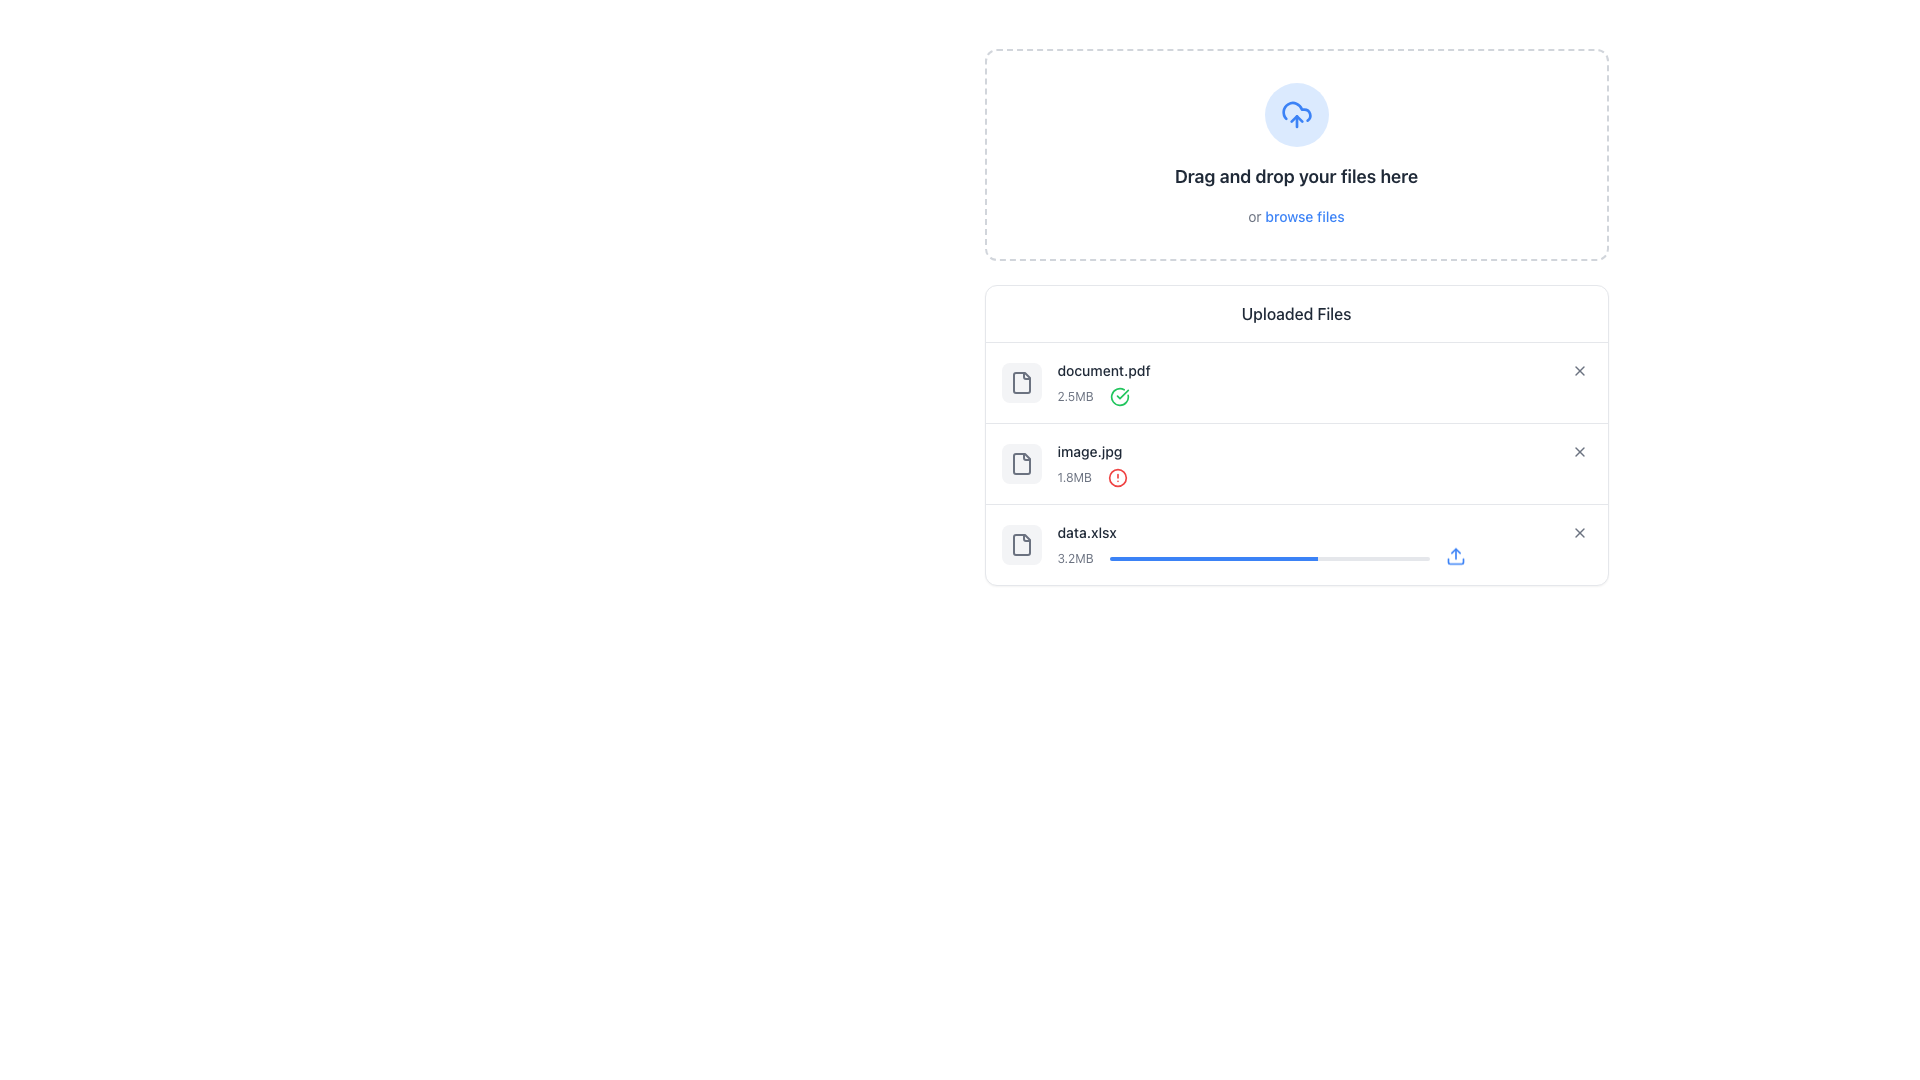 The width and height of the screenshot is (1920, 1080). What do you see at coordinates (1578, 370) in the screenshot?
I see `the 'X' icon button, which is a gray 'X' used for deleting, located at the right edge of the 'document.pdf' entry row` at bounding box center [1578, 370].